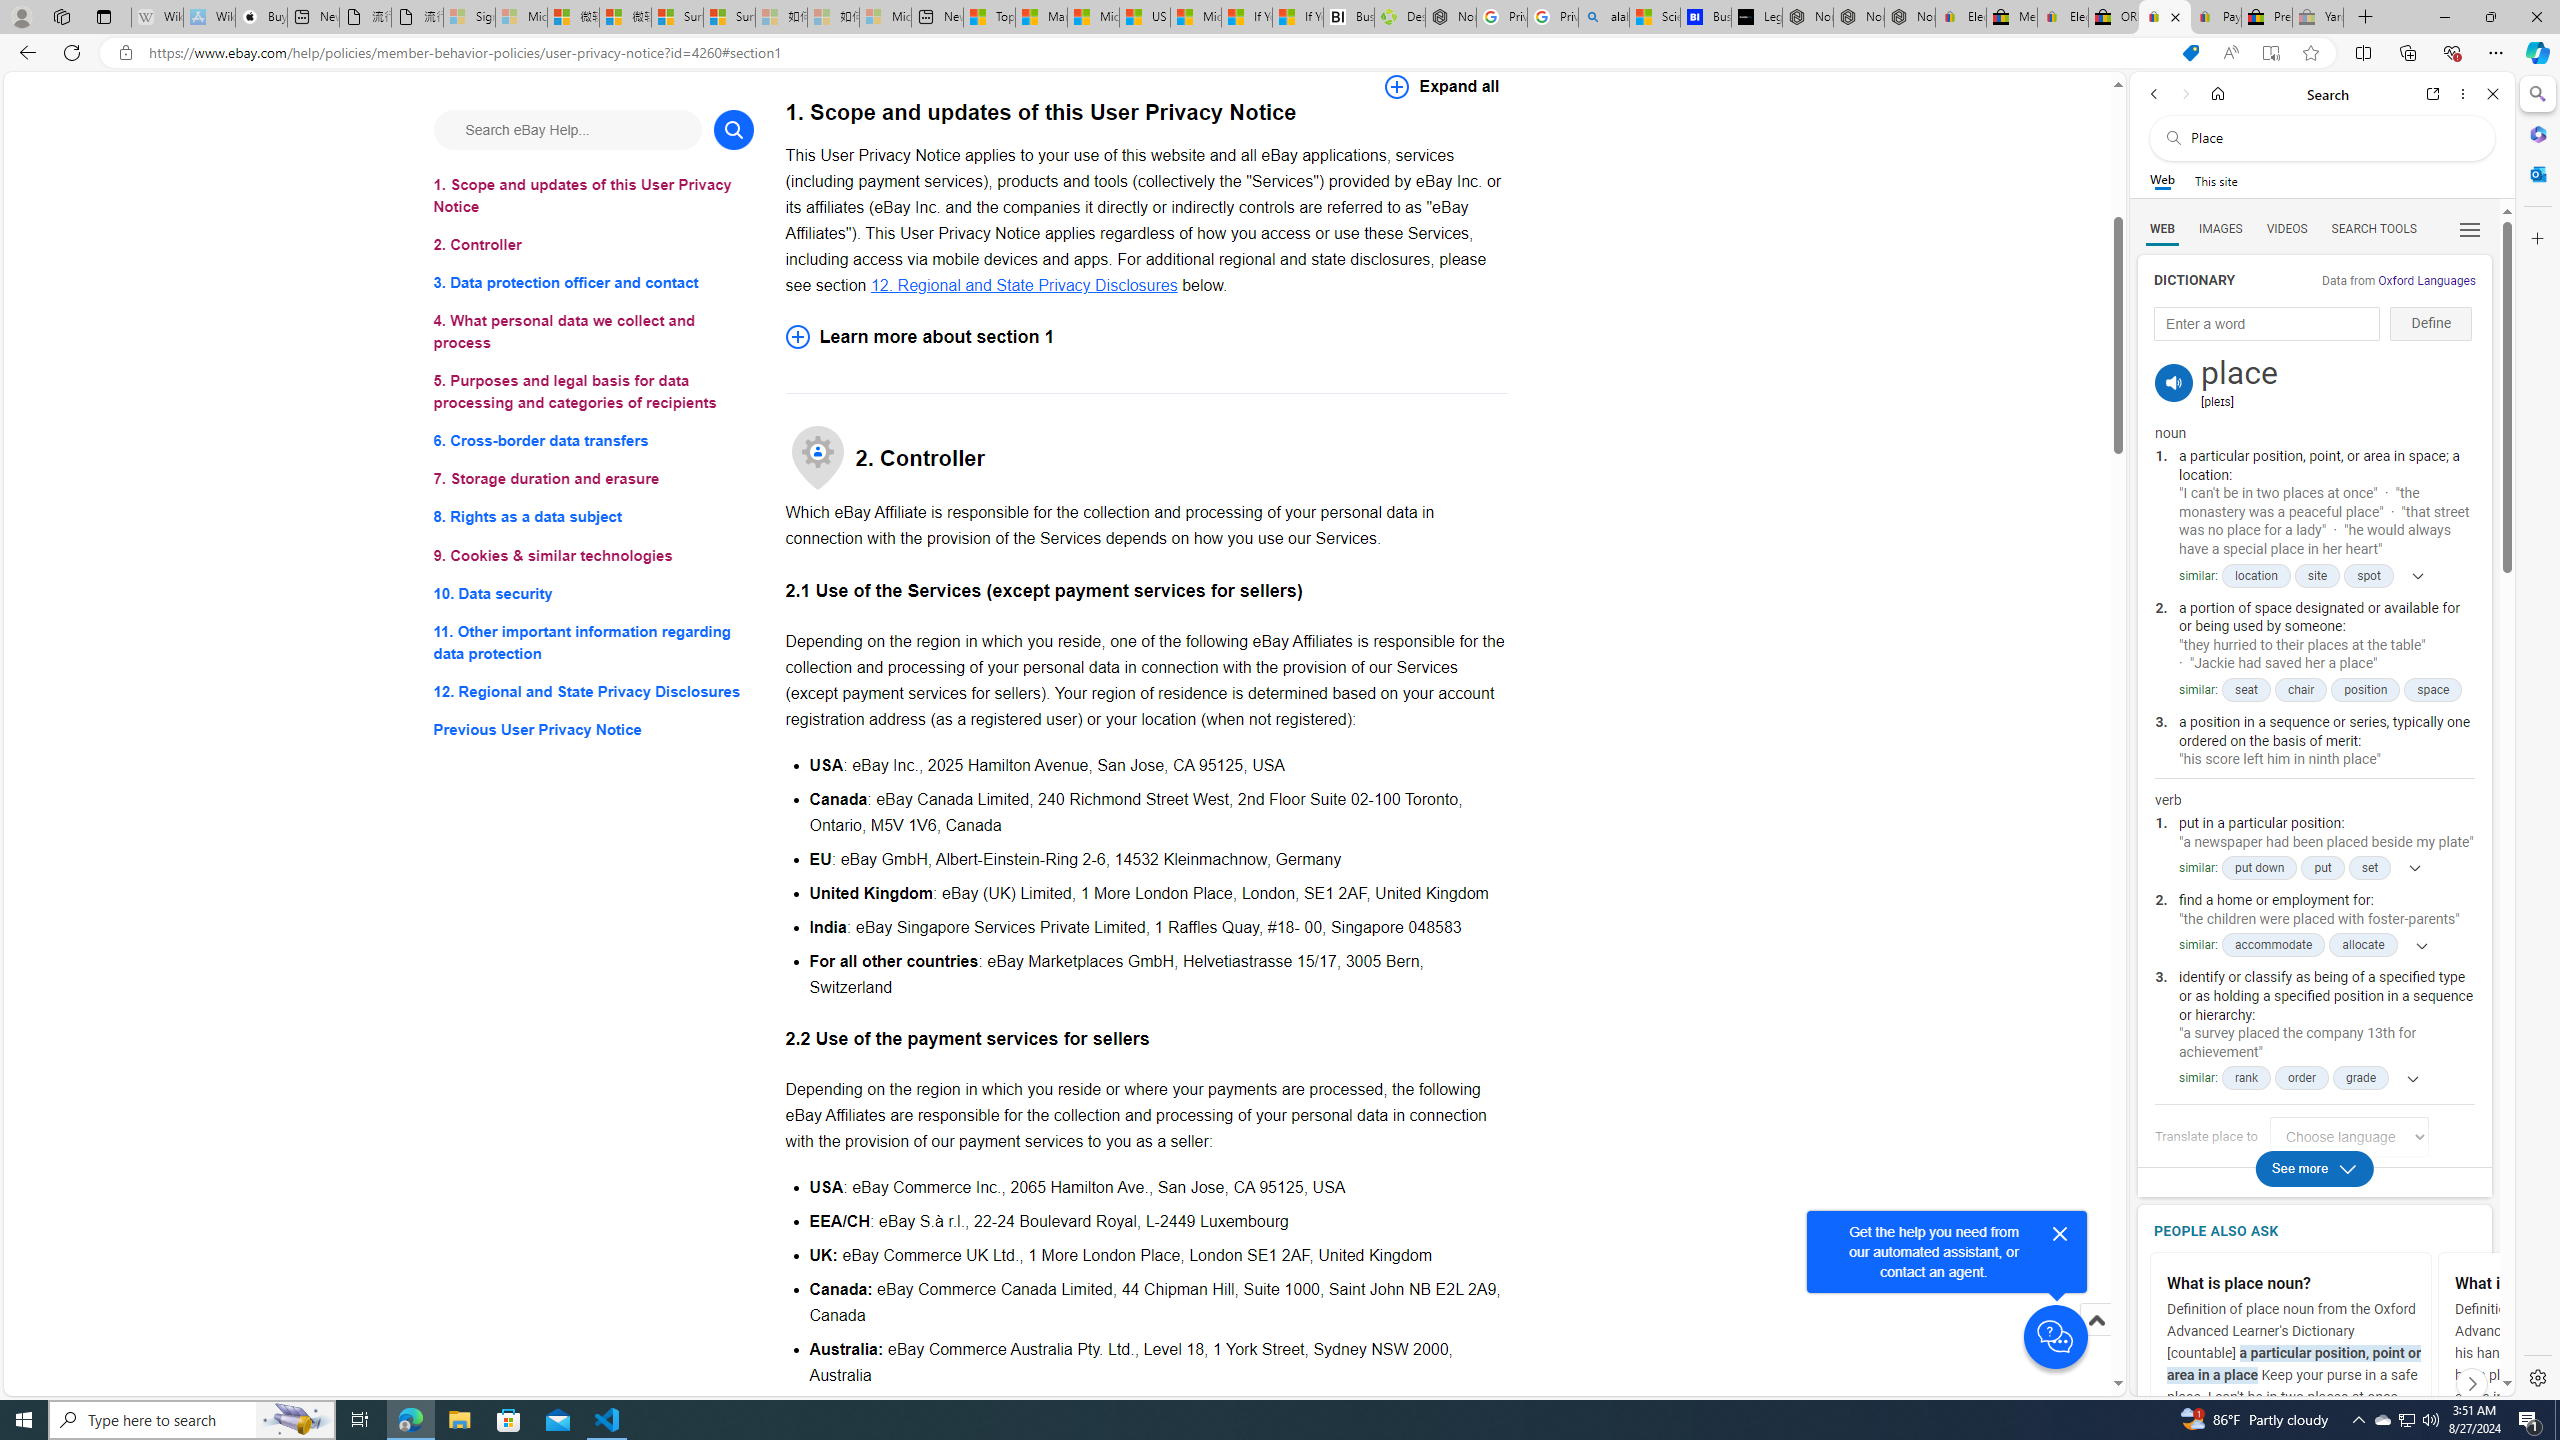  Describe the element at coordinates (884, 16) in the screenshot. I see `'Microsoft account | Account Checkup - Sleeping'` at that location.